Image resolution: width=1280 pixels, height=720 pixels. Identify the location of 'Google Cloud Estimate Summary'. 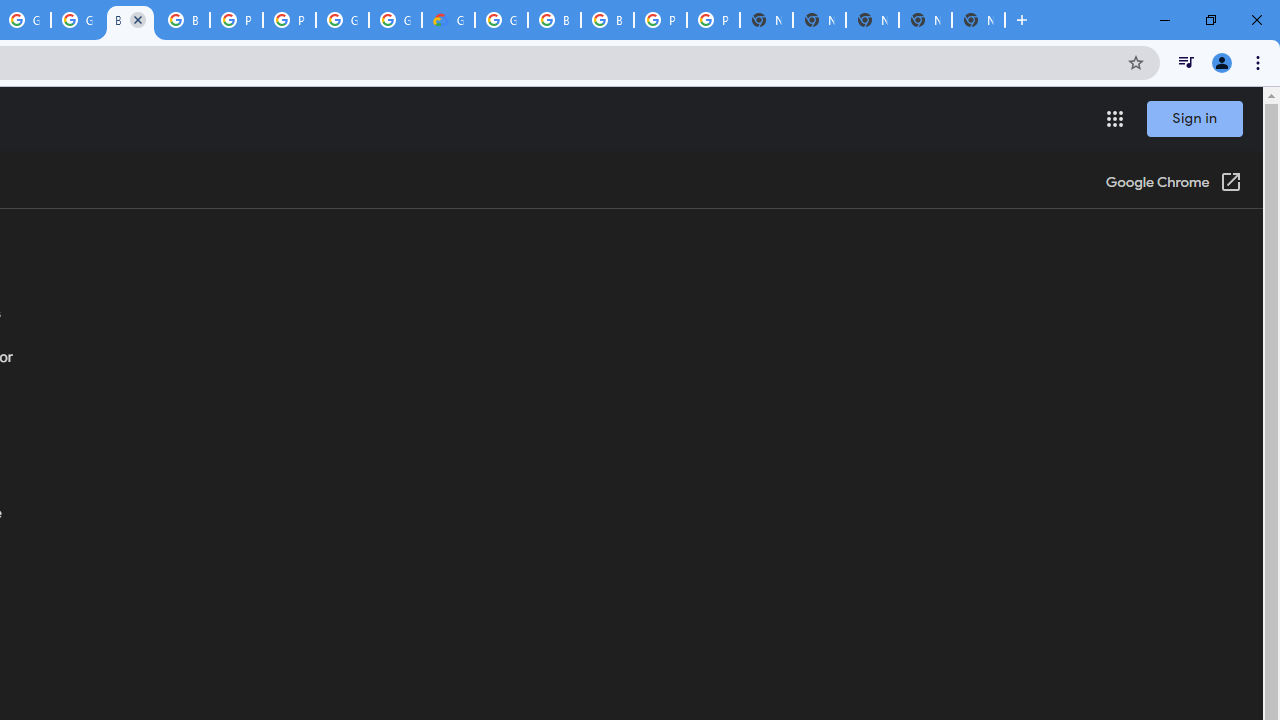
(447, 20).